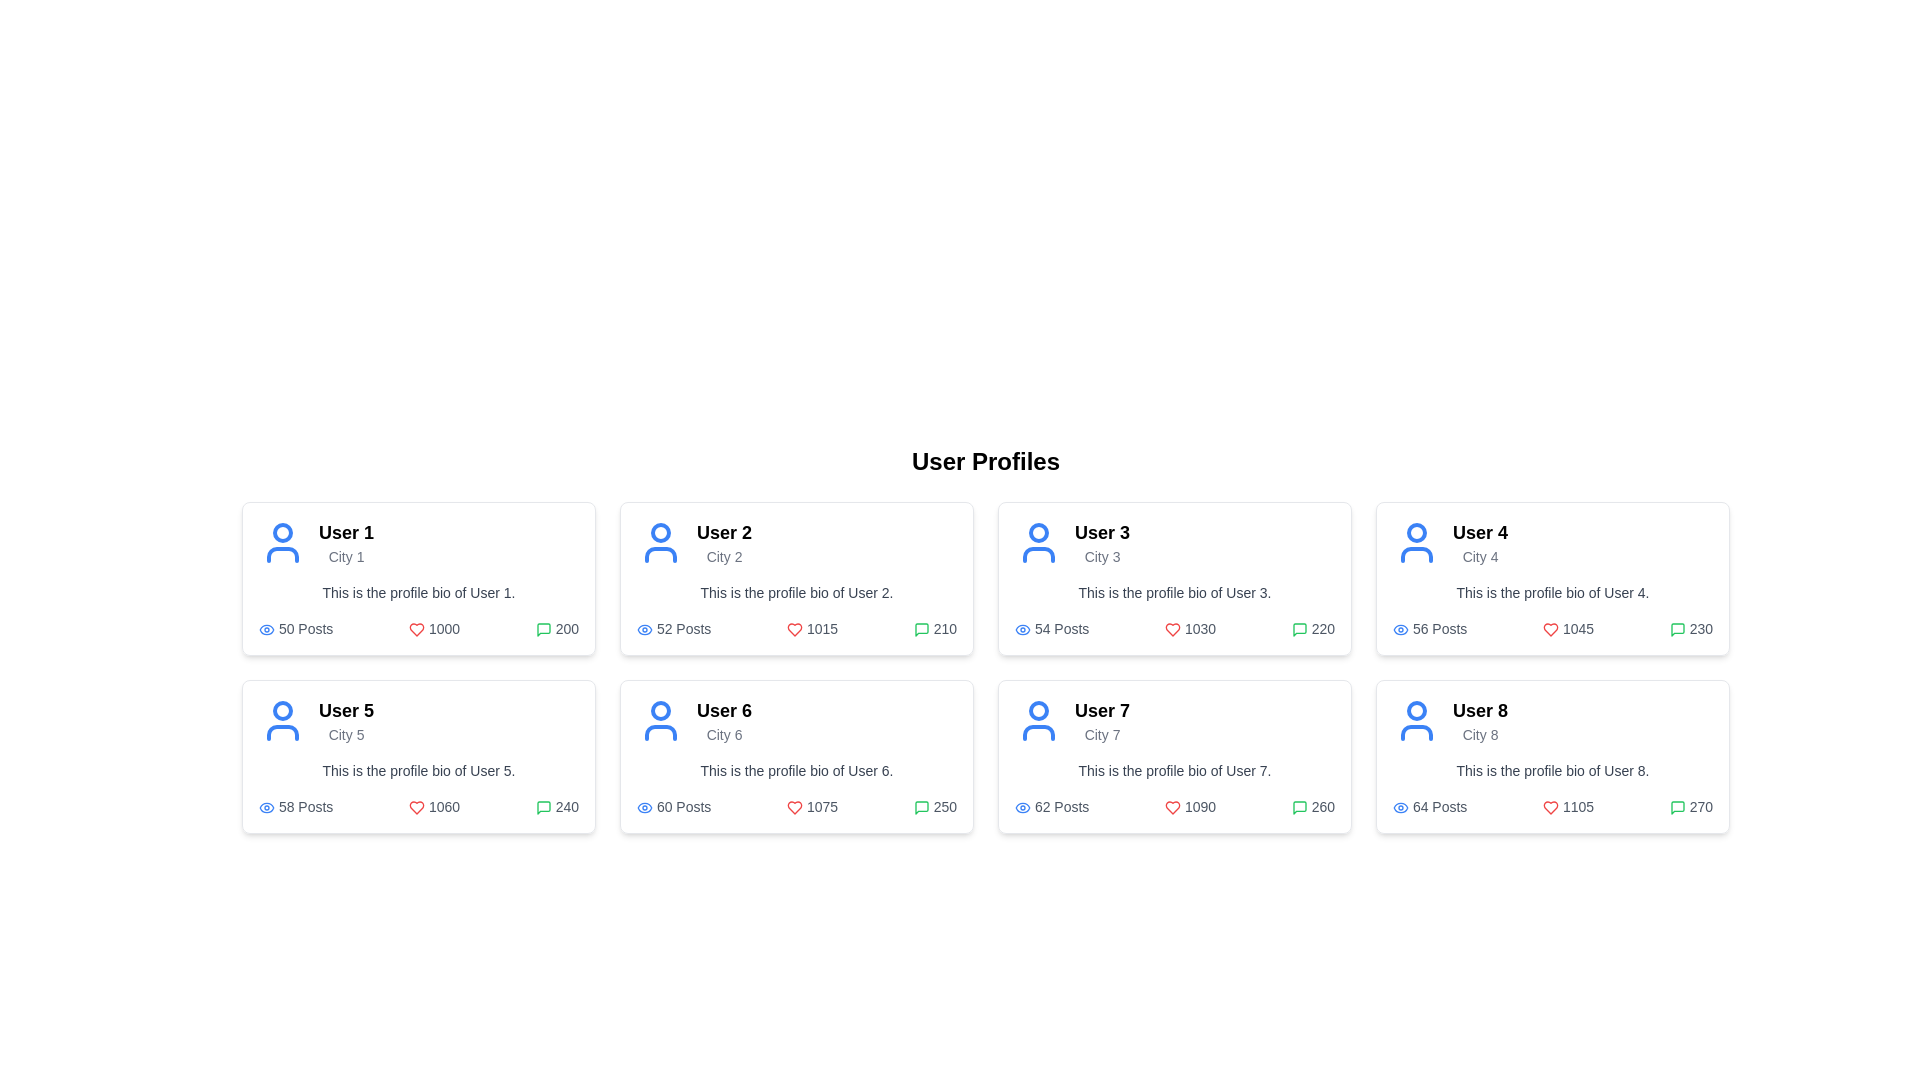  Describe the element at coordinates (543, 630) in the screenshot. I see `the profile attribute icon located at the bottom right corner of 'User 1's profile card, adjacent to the text label displaying the number '200'` at that location.